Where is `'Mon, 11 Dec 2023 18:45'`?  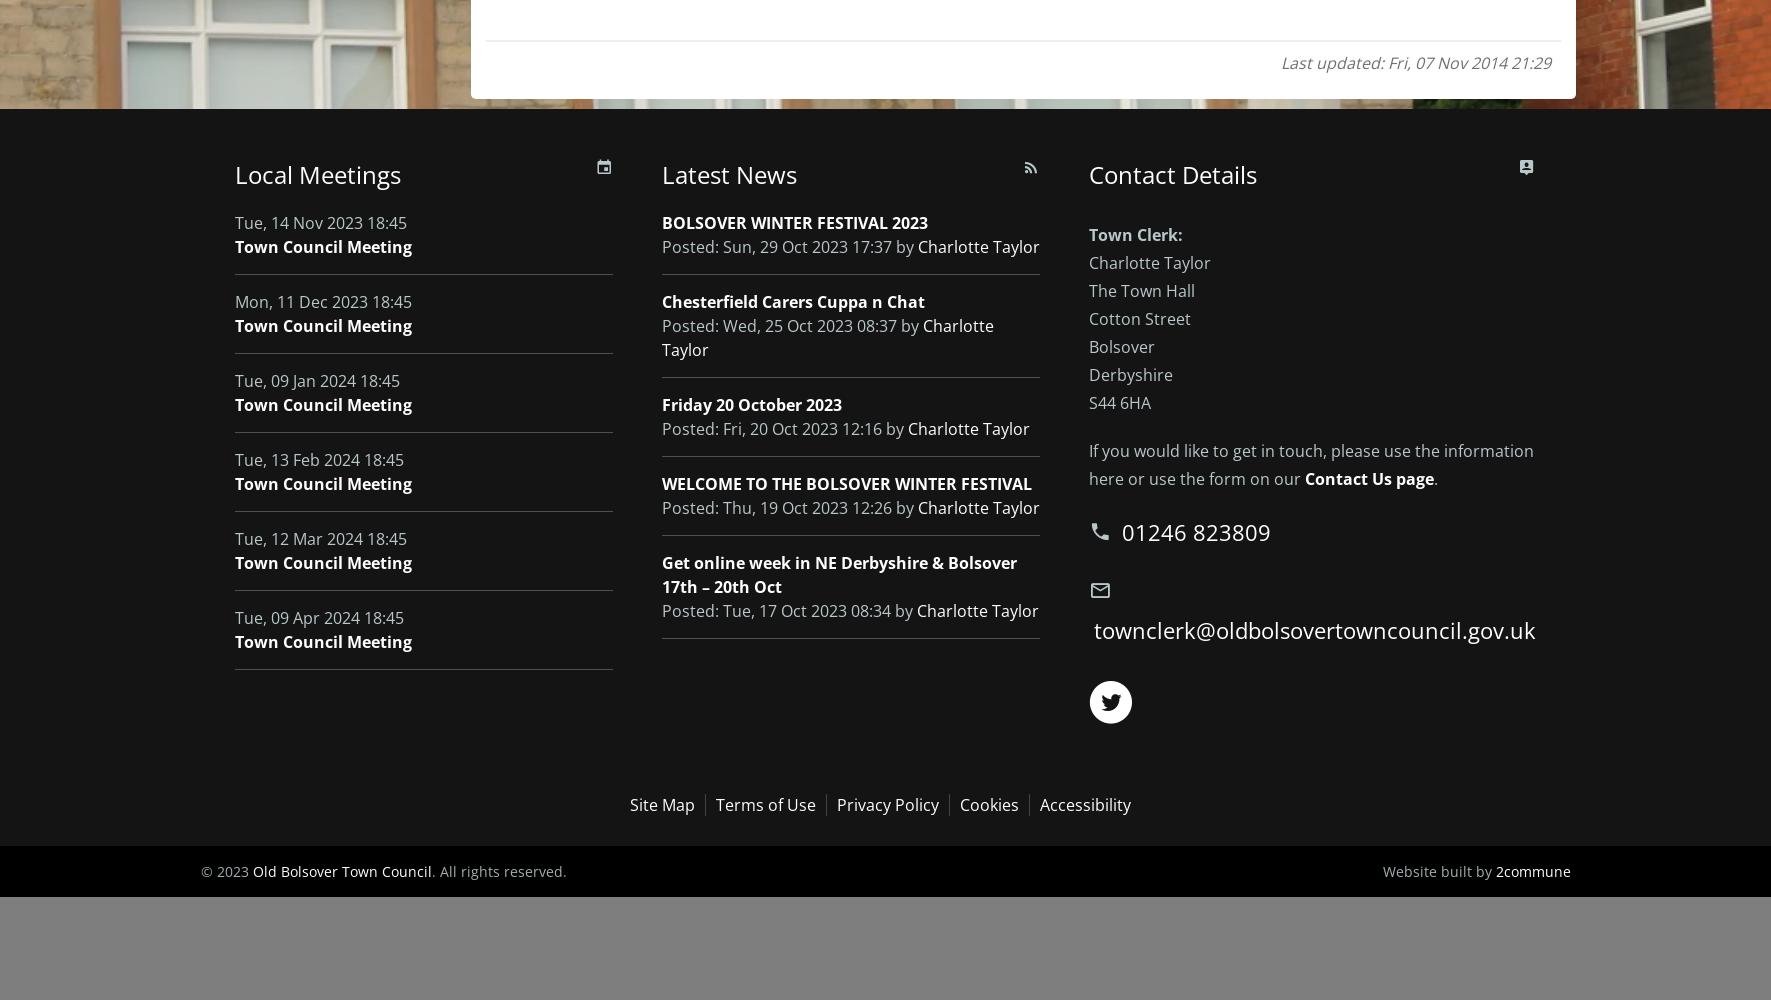 'Mon, 11 Dec 2023 18:45' is located at coordinates (321, 302).